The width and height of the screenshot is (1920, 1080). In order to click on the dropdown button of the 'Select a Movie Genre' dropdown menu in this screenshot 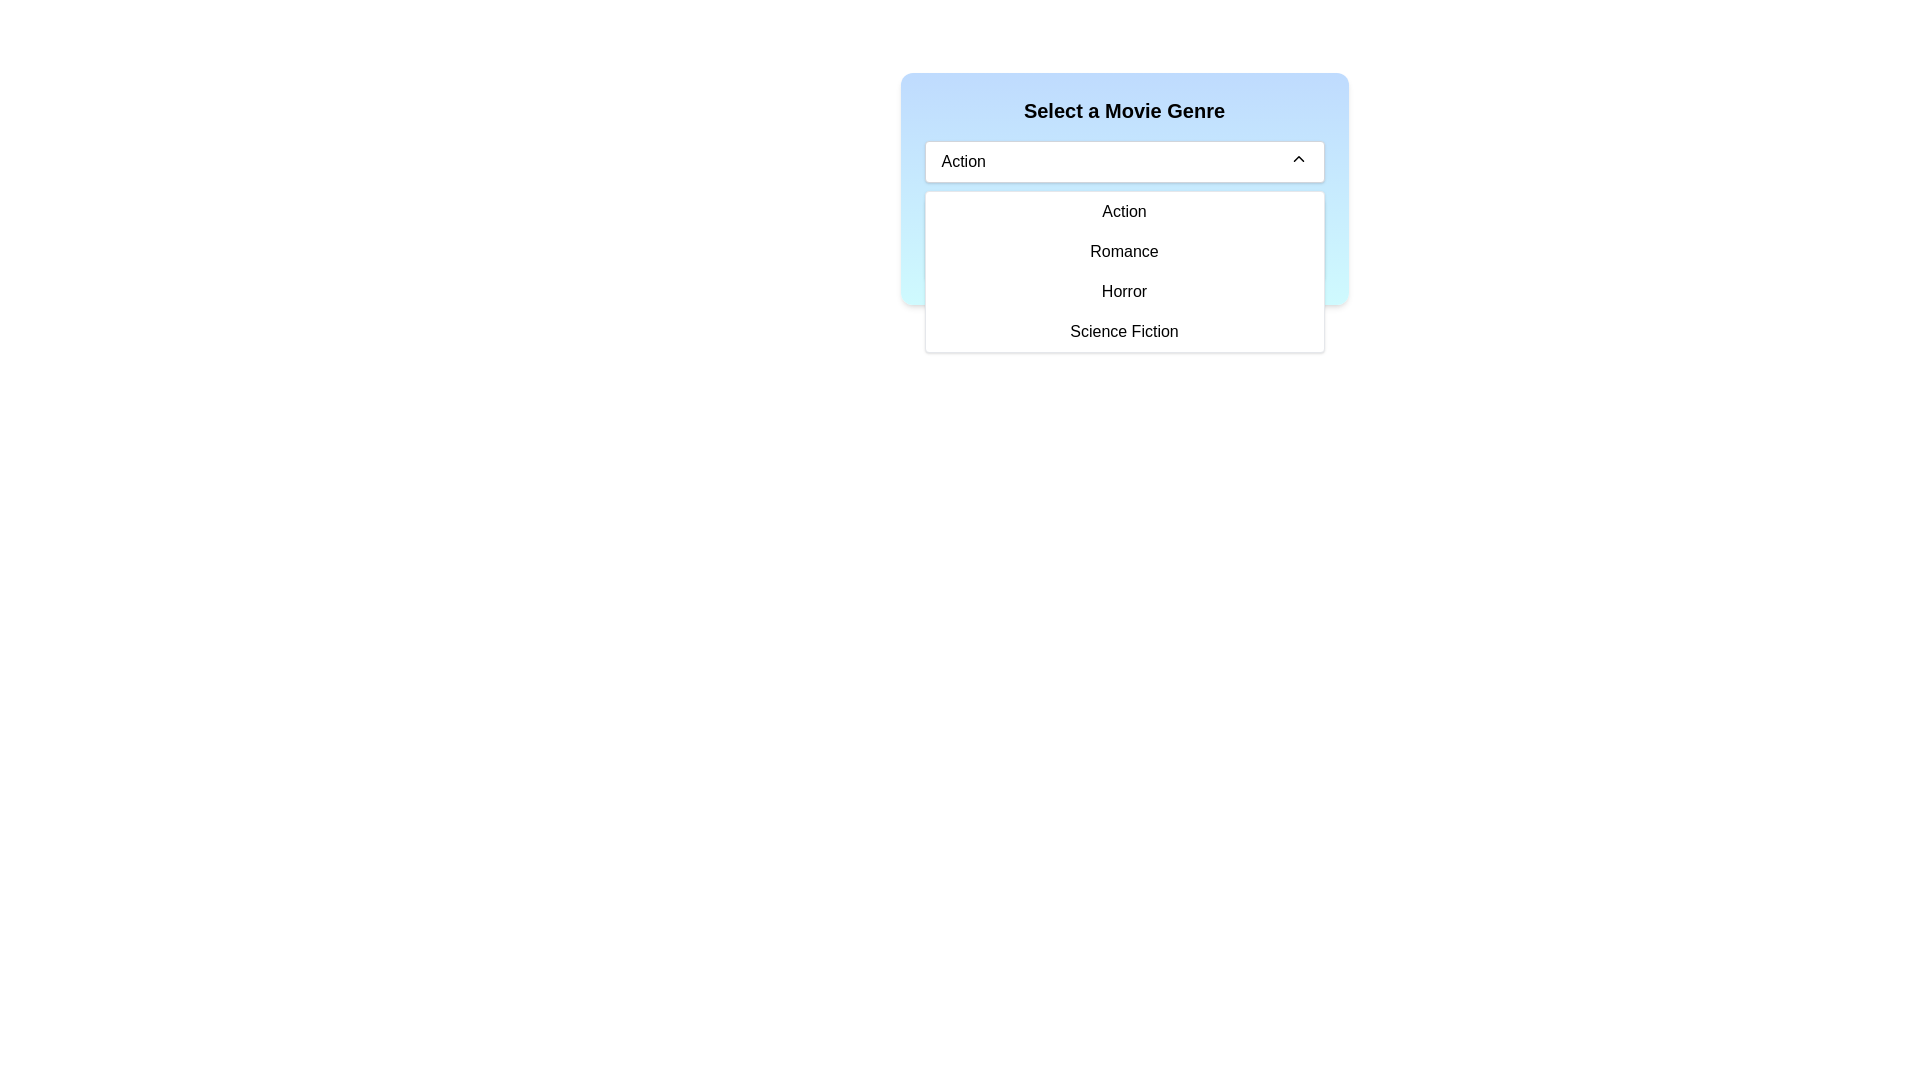, I will do `click(1124, 189)`.